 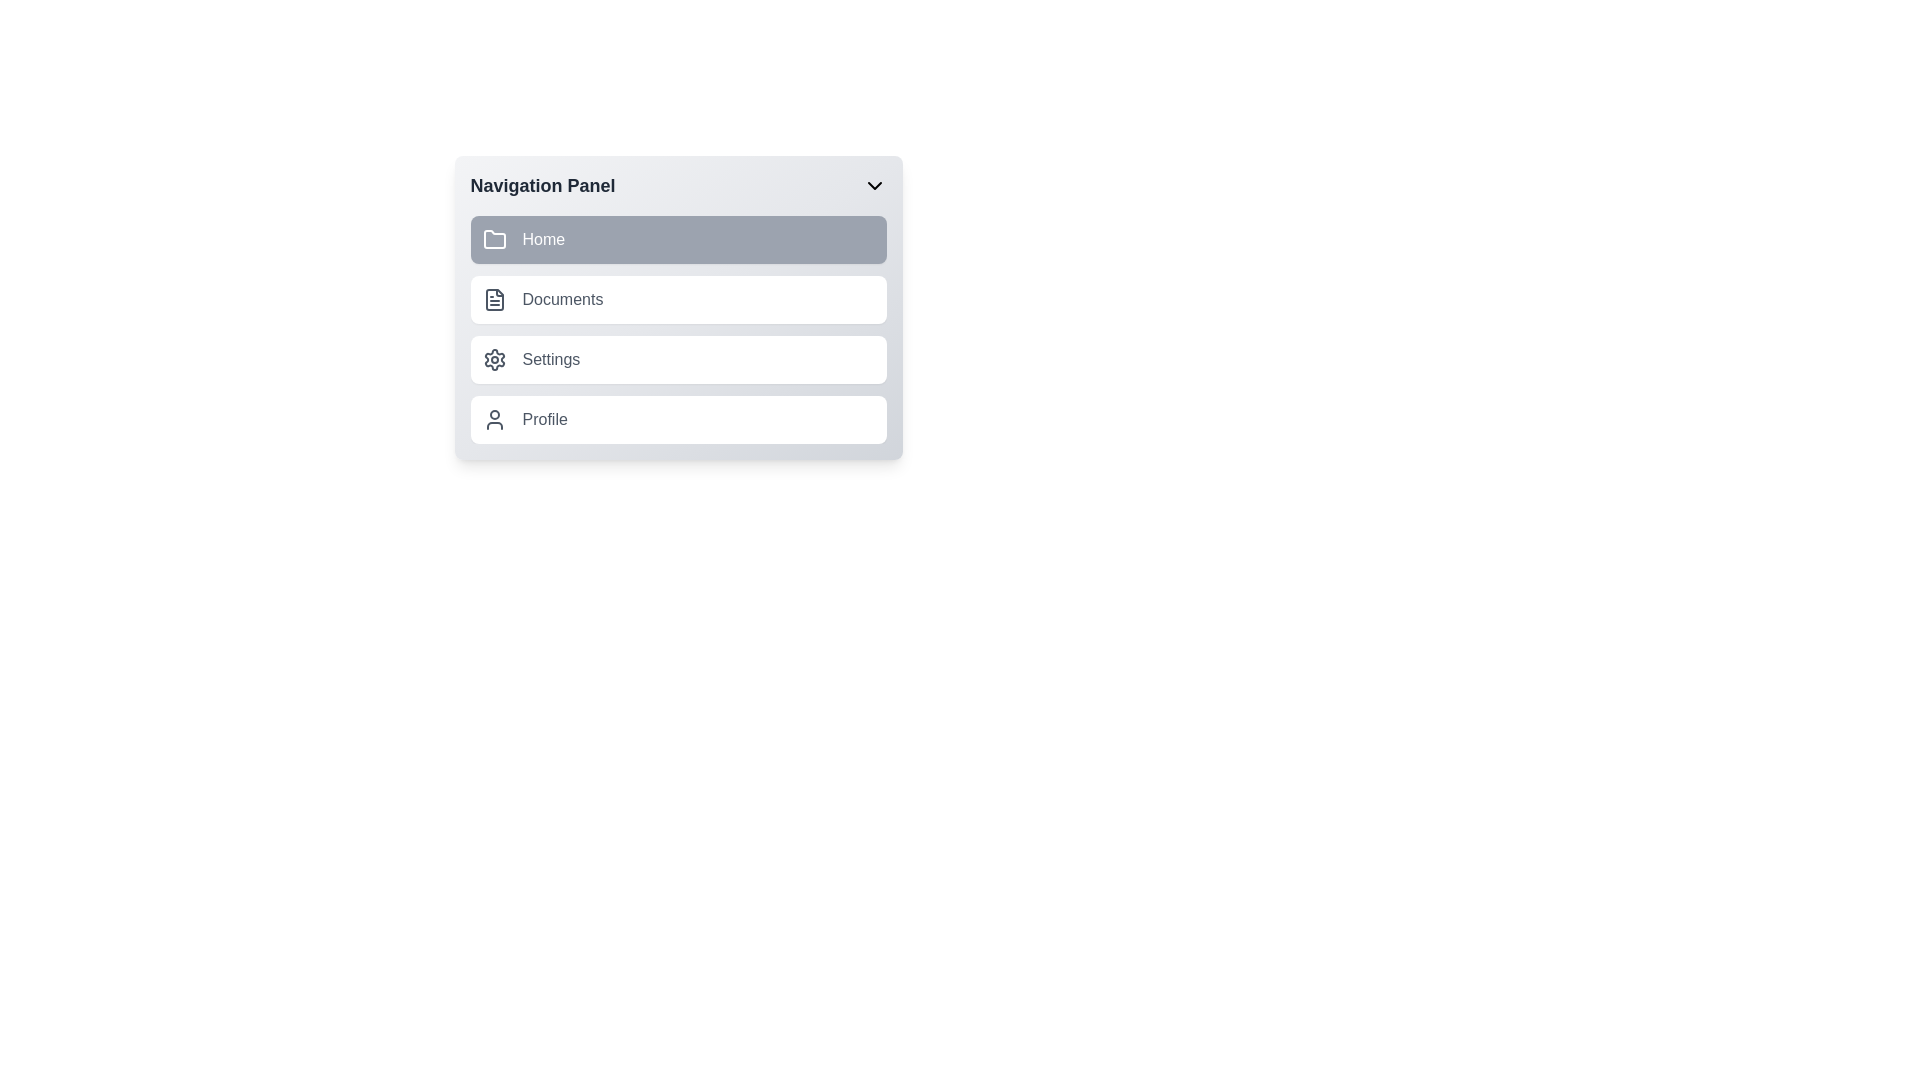 I want to click on the 'Documents' button, which is the second list item in the navigation panel located on the left side of the viewport, so click(x=678, y=308).